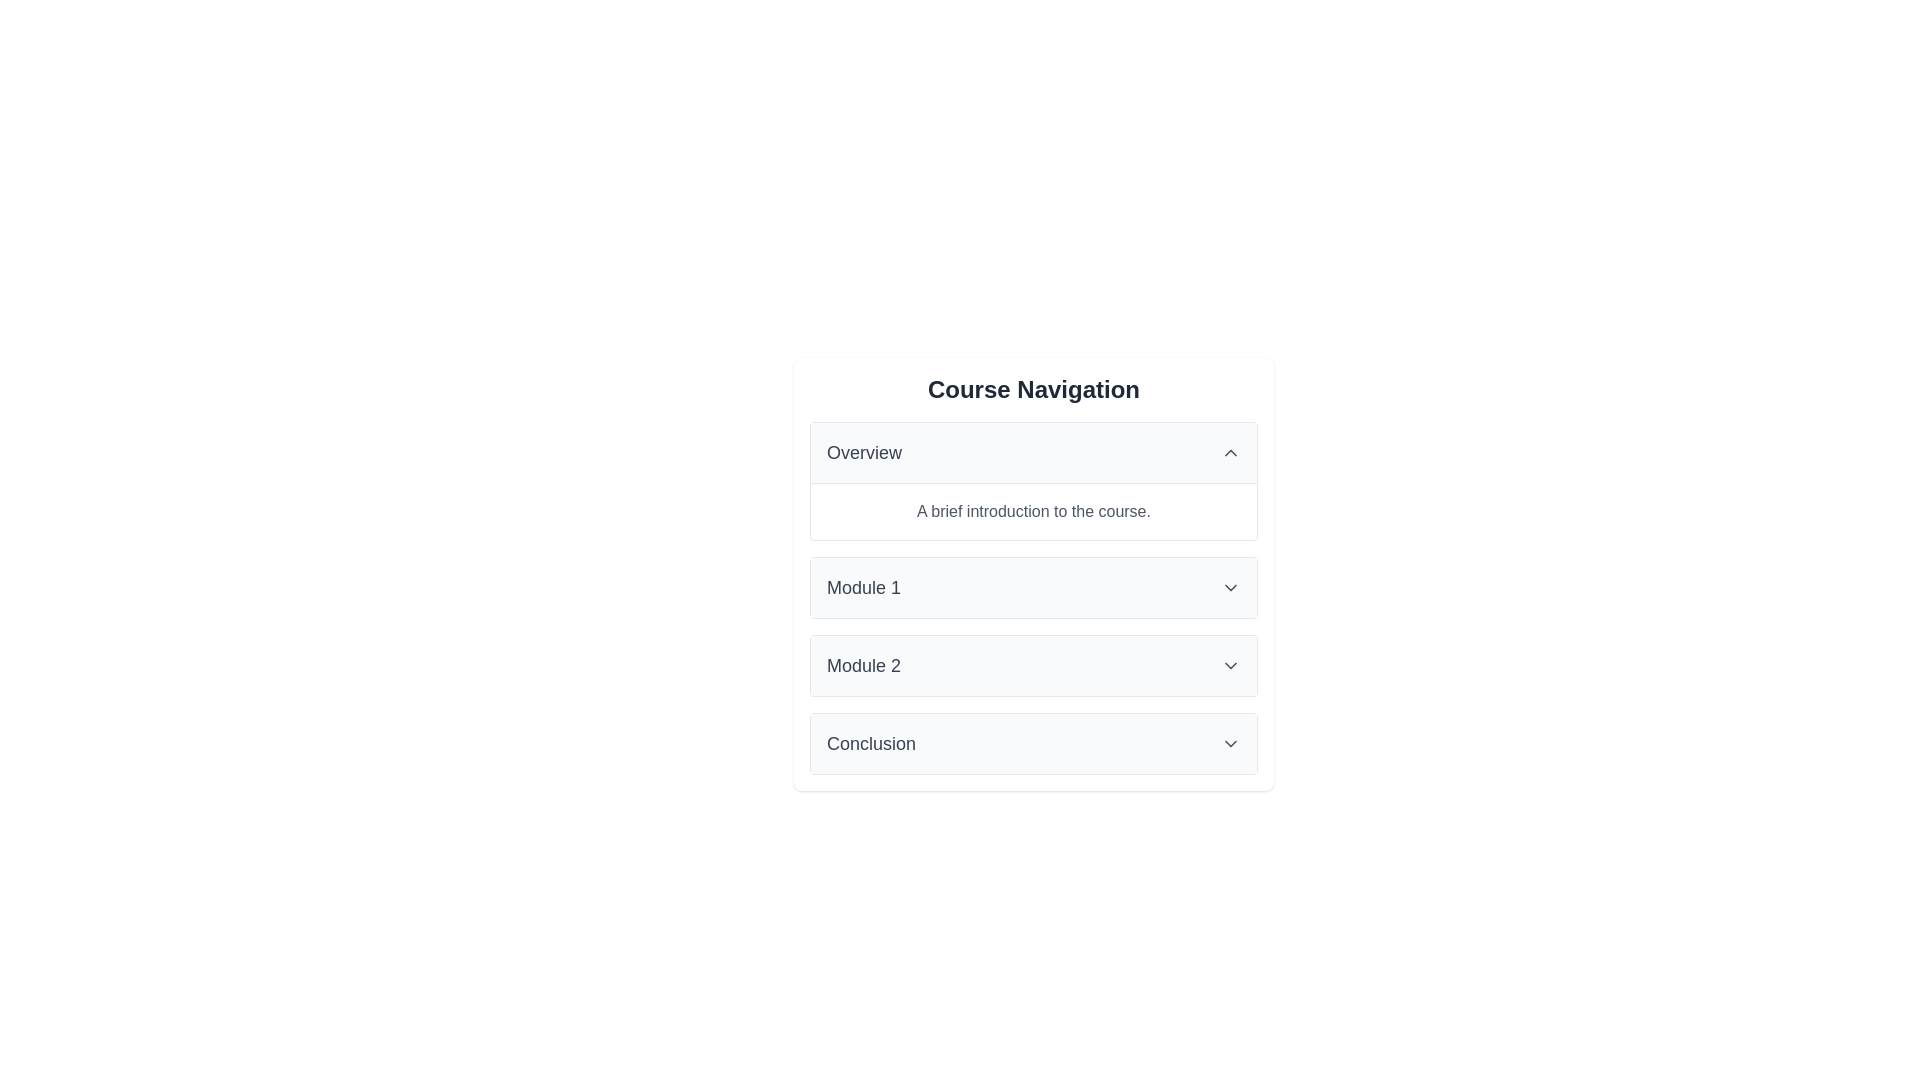 The height and width of the screenshot is (1080, 1920). Describe the element at coordinates (1033, 744) in the screenshot. I see `the 'Conclusion' Collapsible section button located in the bottom section of the 'Course Navigation' panel` at that location.